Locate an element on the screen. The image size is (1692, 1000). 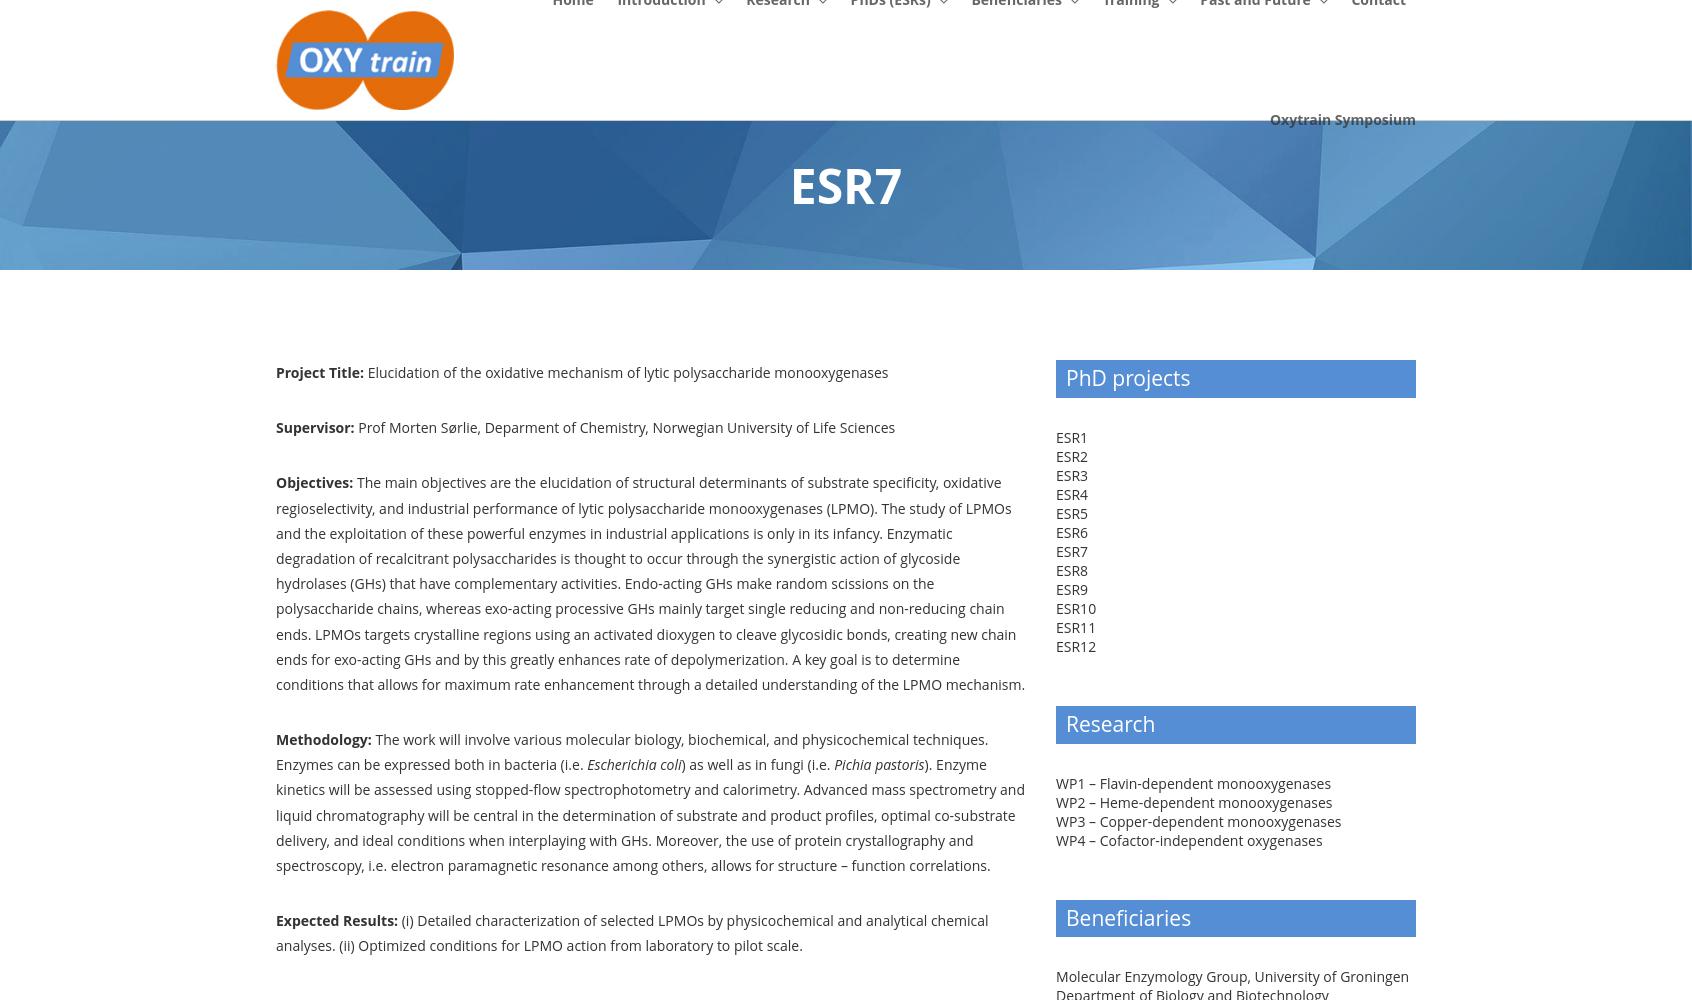
'ESR1' is located at coordinates (1054, 436).